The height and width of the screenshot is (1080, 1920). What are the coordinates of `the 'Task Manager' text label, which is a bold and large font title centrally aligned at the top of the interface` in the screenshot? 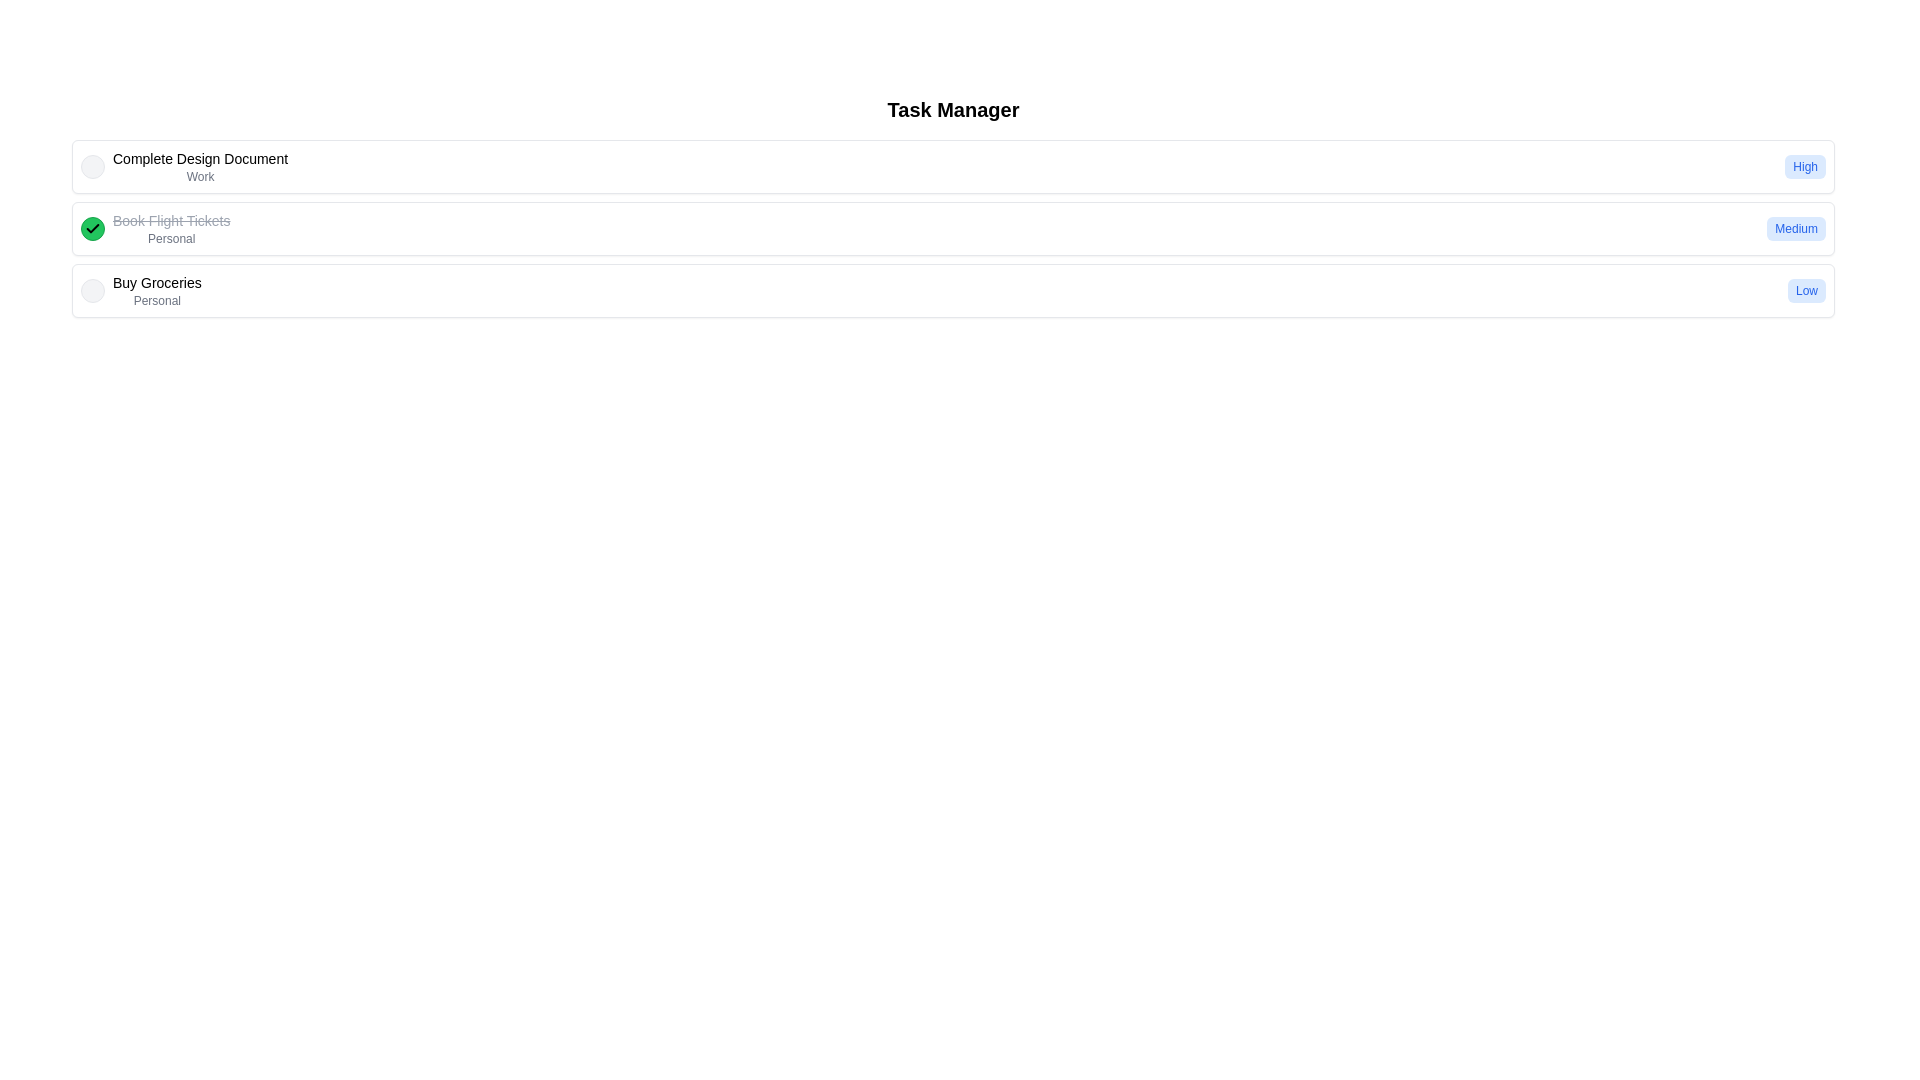 It's located at (952, 110).